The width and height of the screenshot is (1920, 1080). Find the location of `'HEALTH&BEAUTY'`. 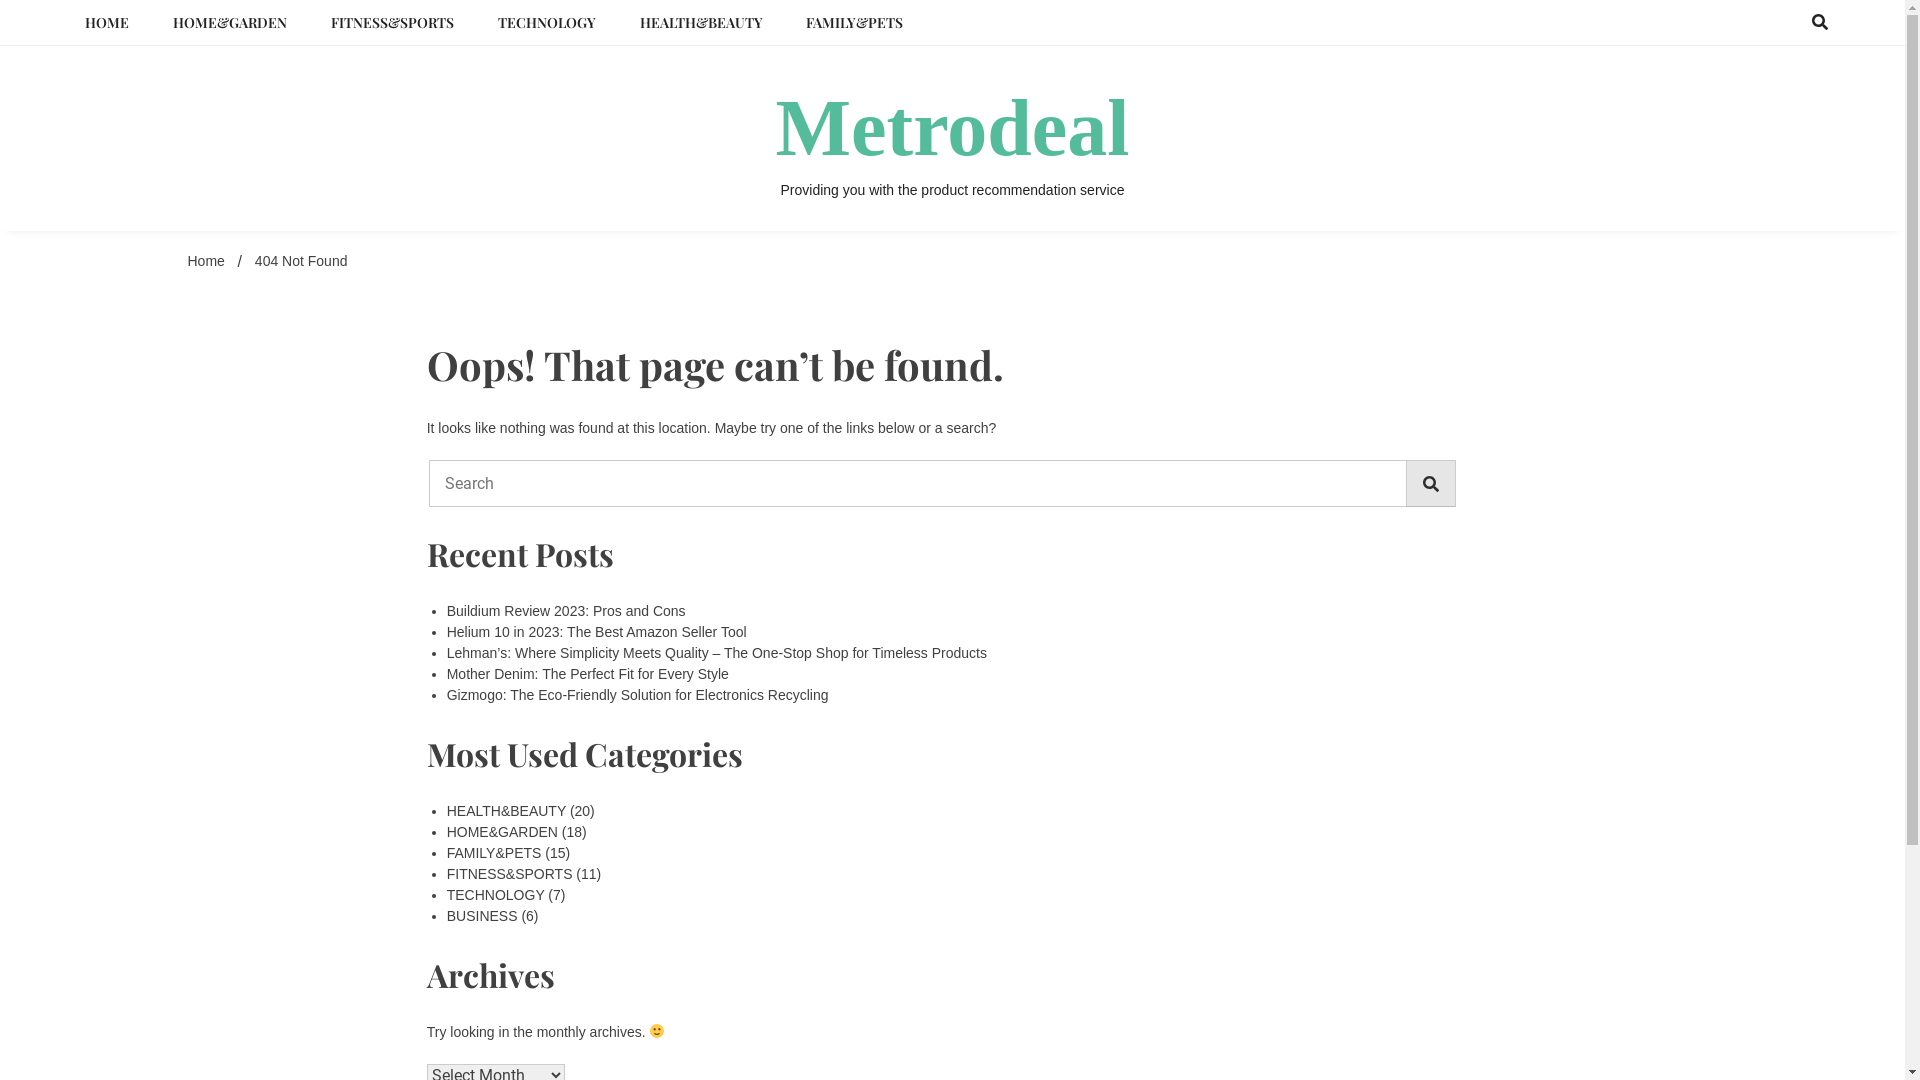

'HEALTH&BEAUTY' is located at coordinates (506, 810).